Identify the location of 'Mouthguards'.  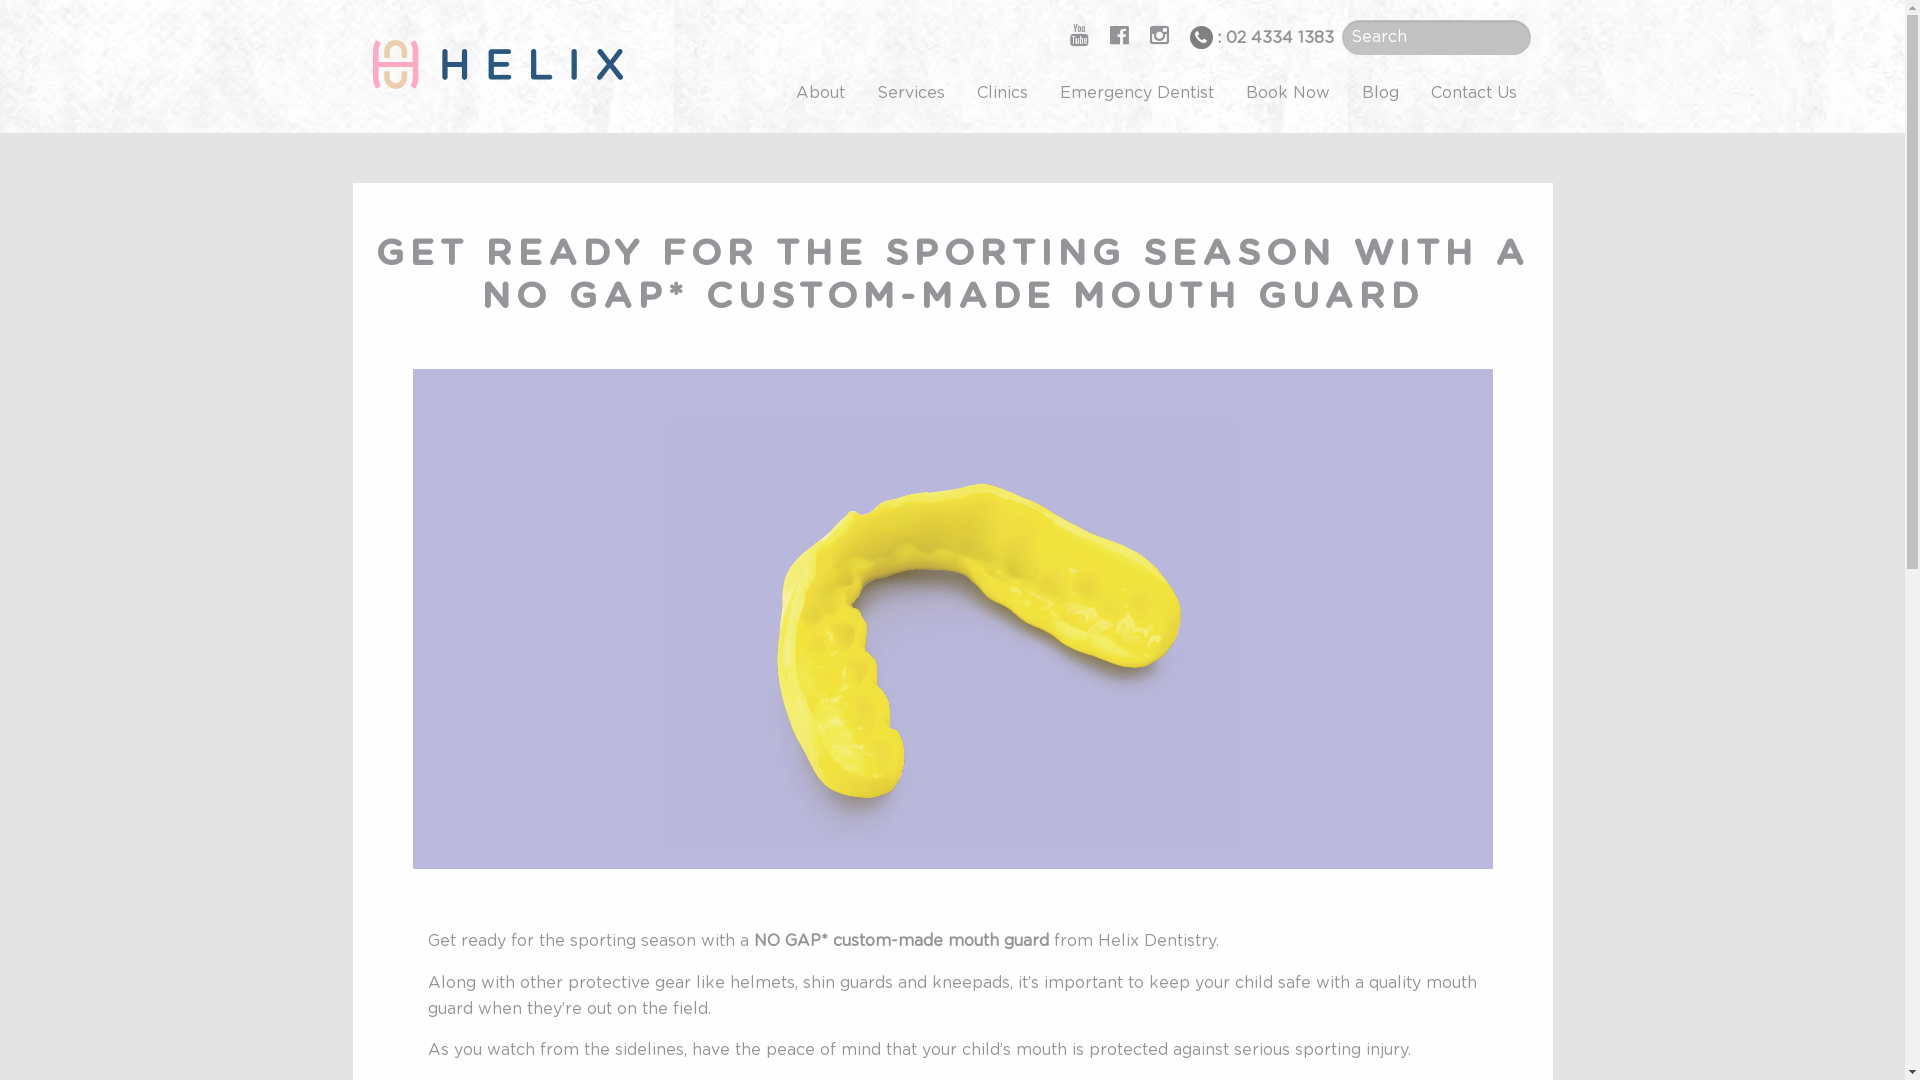
(950, 617).